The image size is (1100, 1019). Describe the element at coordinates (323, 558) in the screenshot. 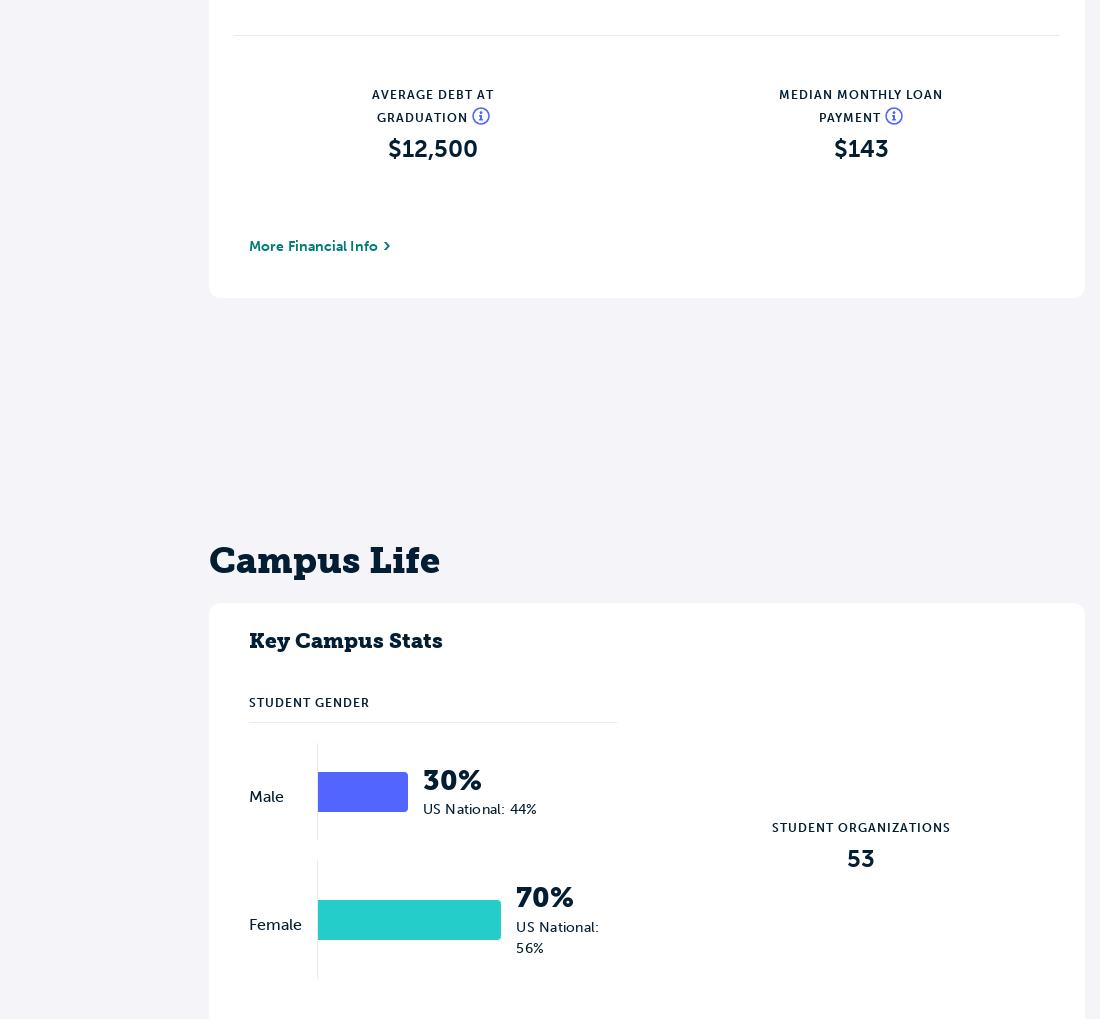

I see `'Campus Life'` at that location.